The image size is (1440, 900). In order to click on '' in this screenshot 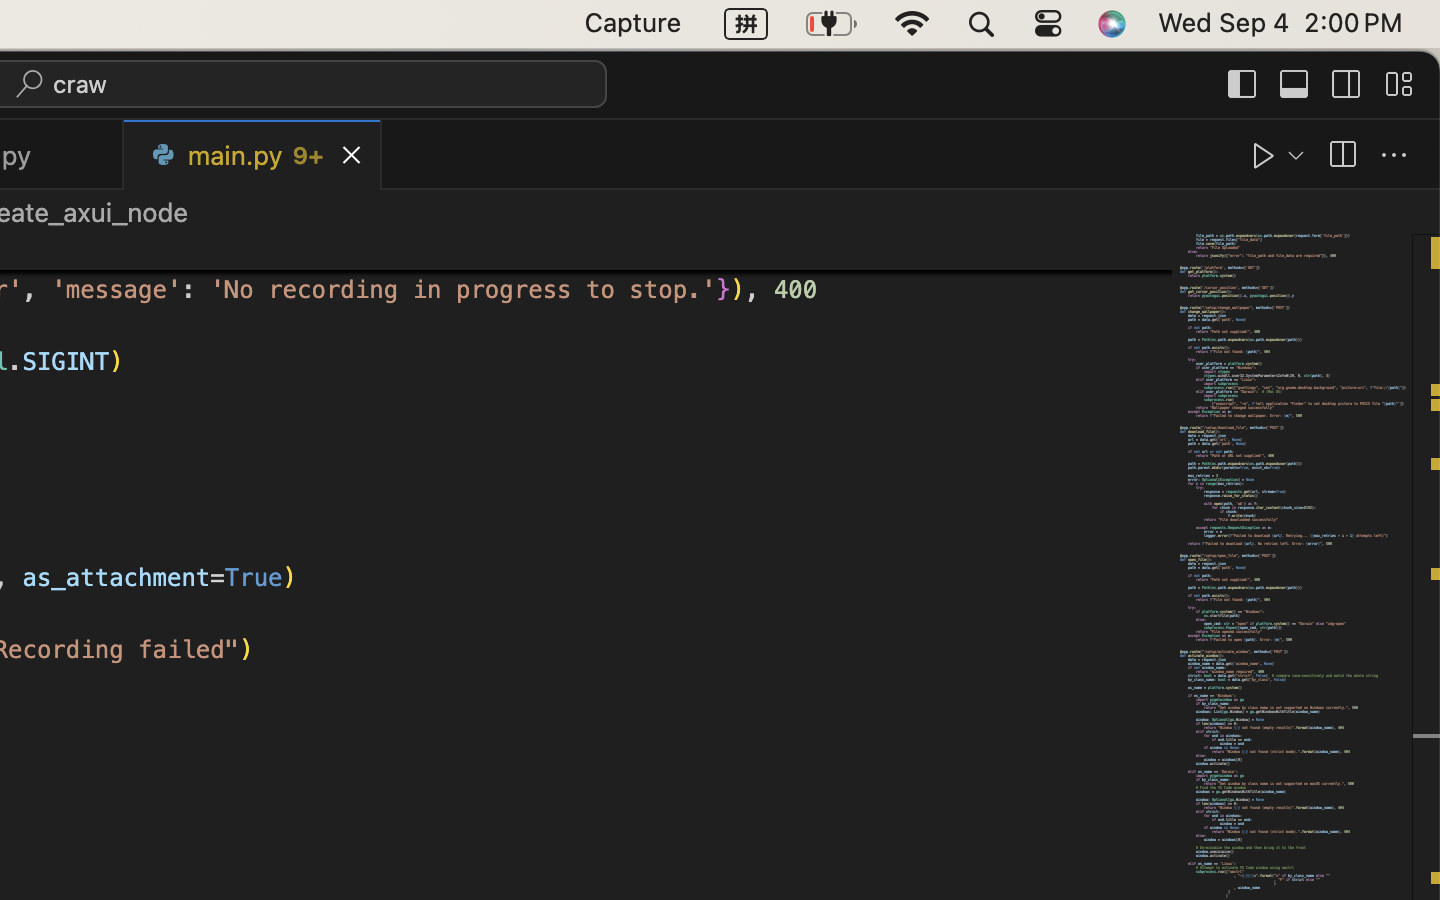, I will do `click(1294, 82)`.